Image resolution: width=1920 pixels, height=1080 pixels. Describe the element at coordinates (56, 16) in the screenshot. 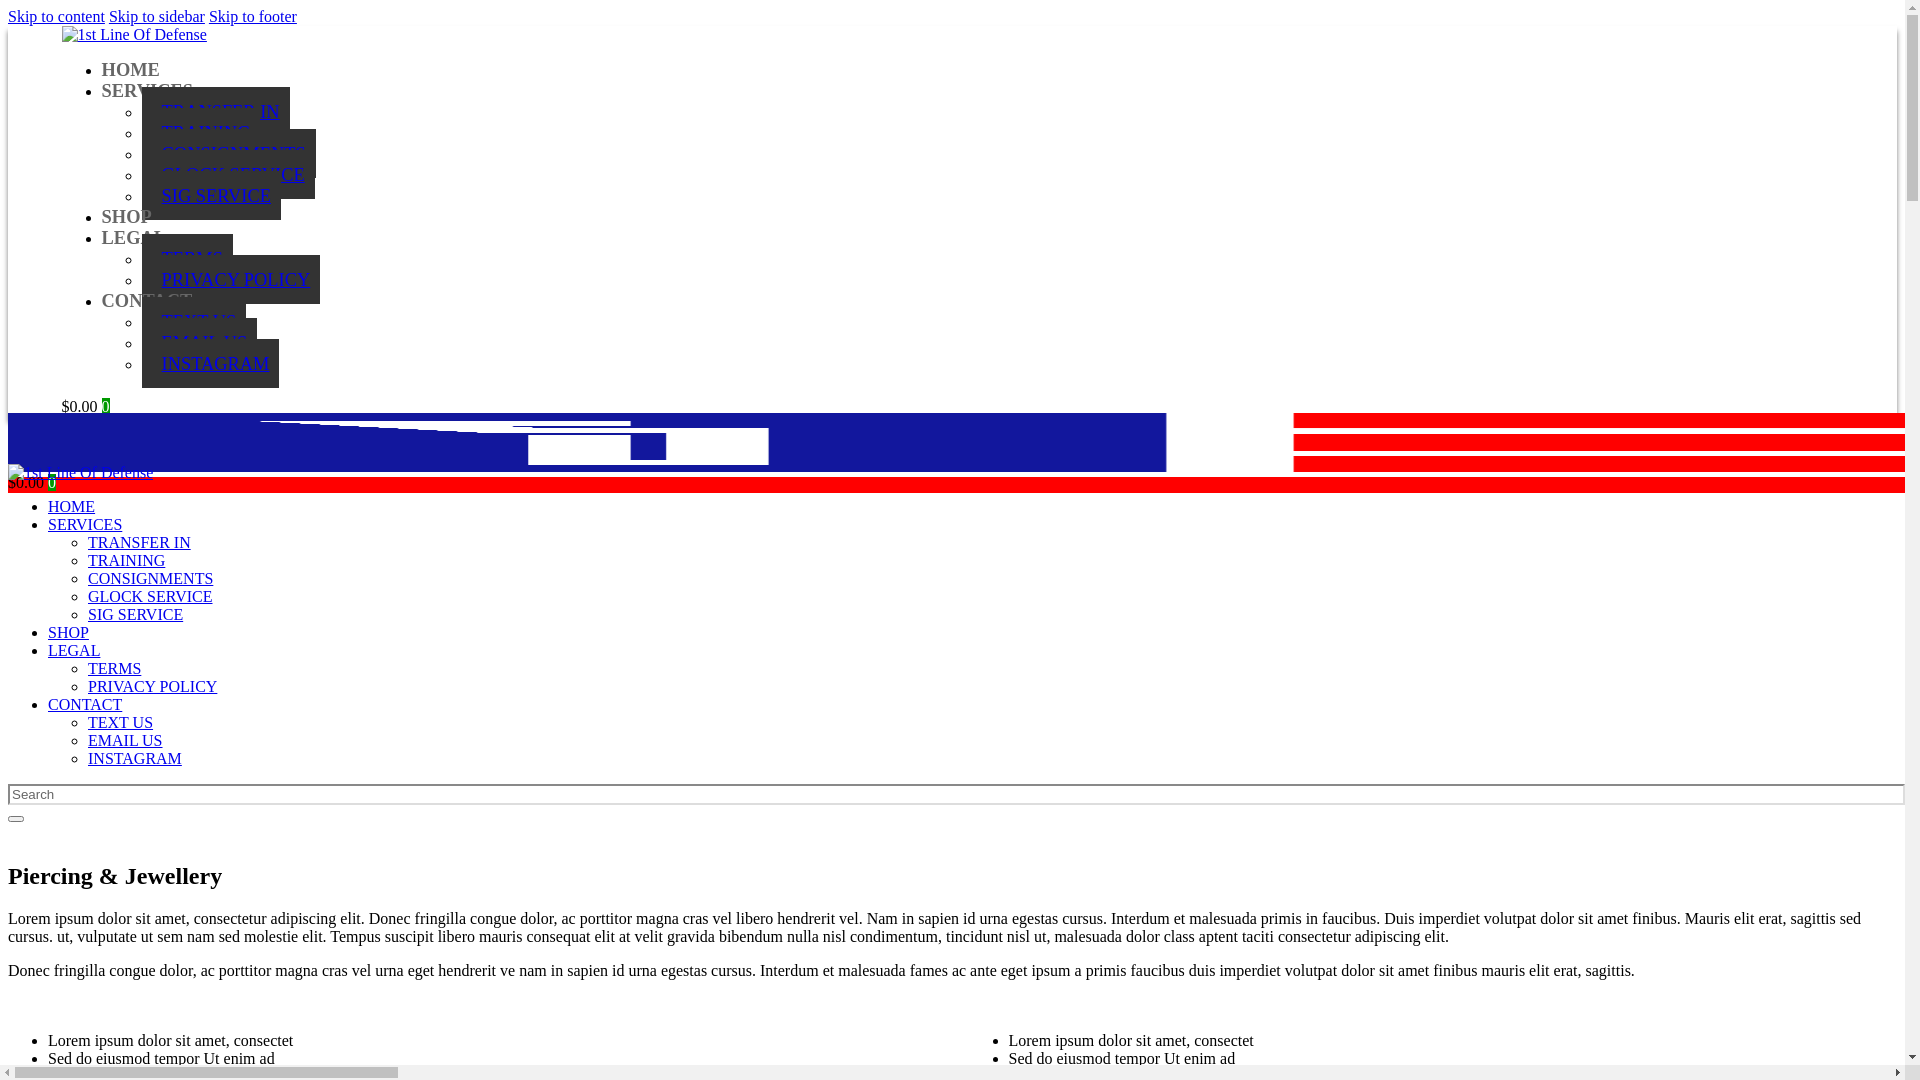

I see `'Skip to content'` at that location.